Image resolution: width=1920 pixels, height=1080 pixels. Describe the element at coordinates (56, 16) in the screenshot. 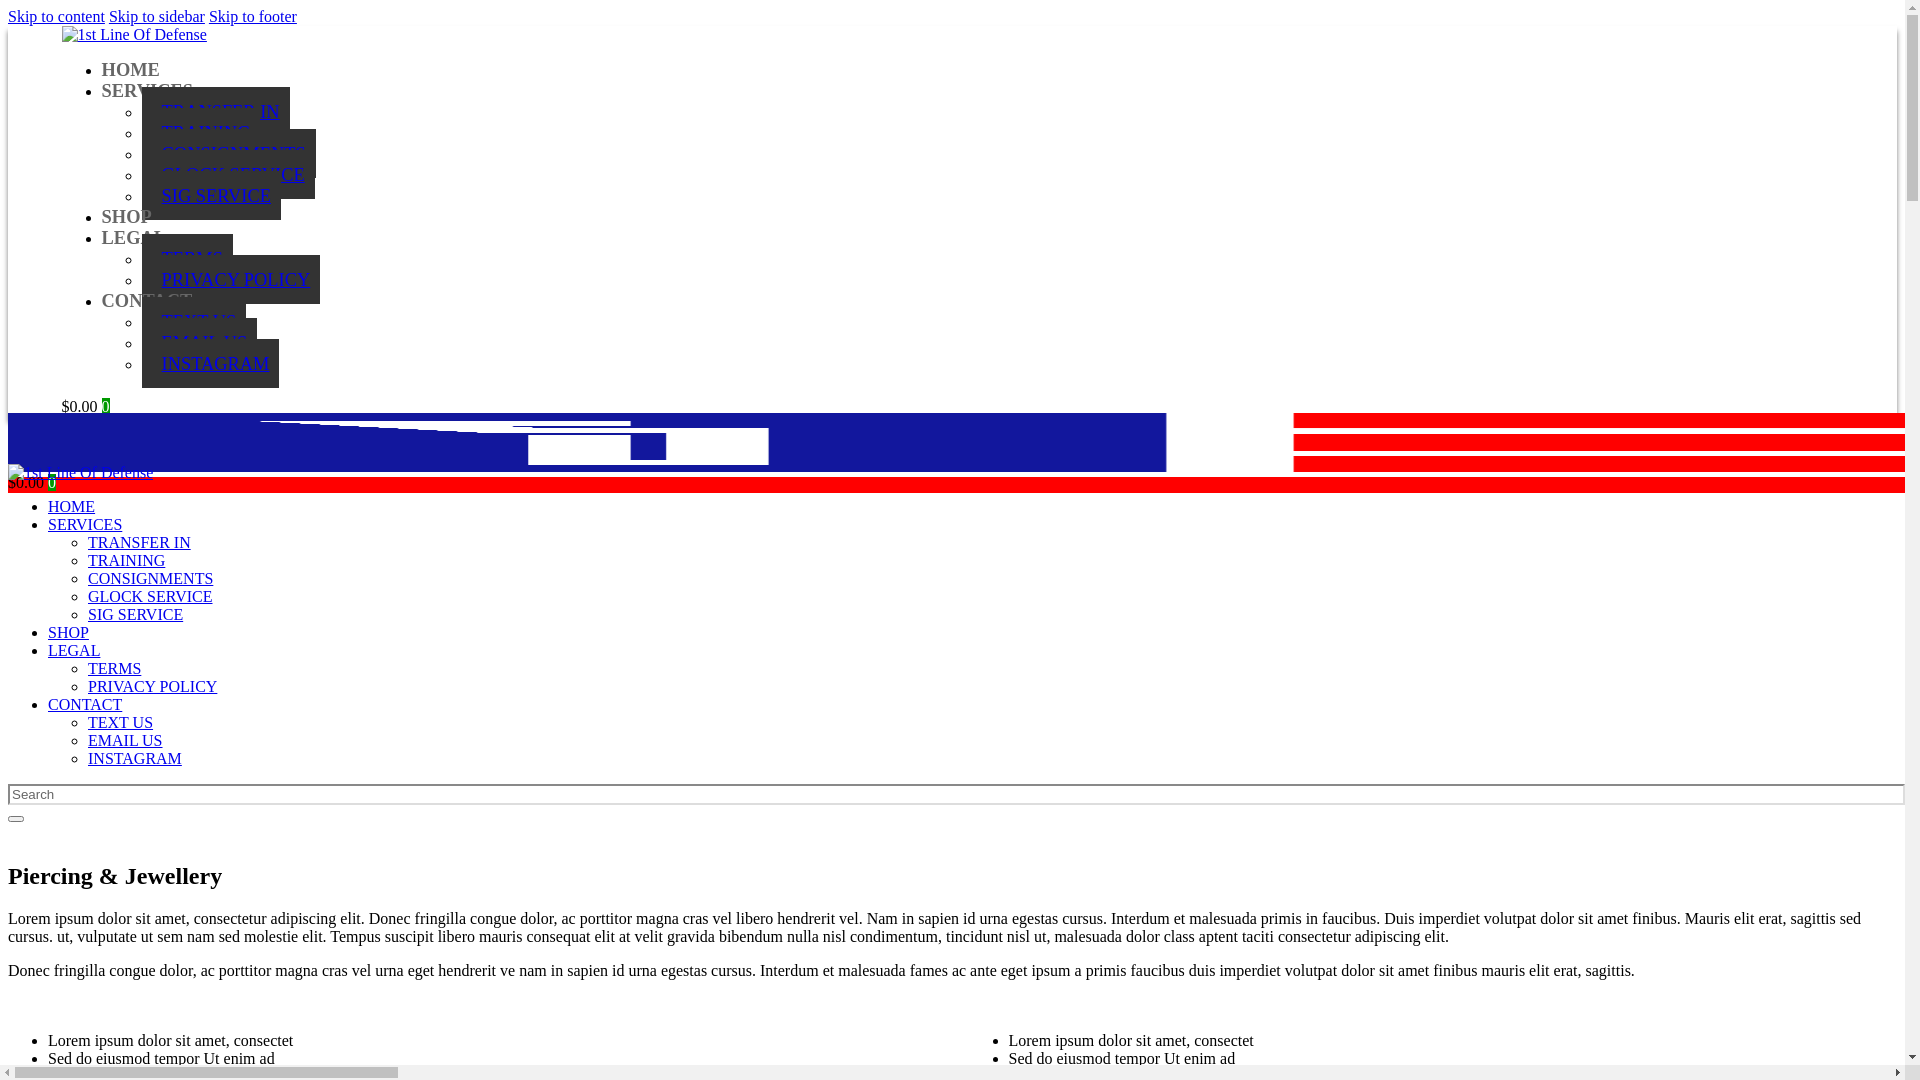

I see `'Skip to content'` at that location.